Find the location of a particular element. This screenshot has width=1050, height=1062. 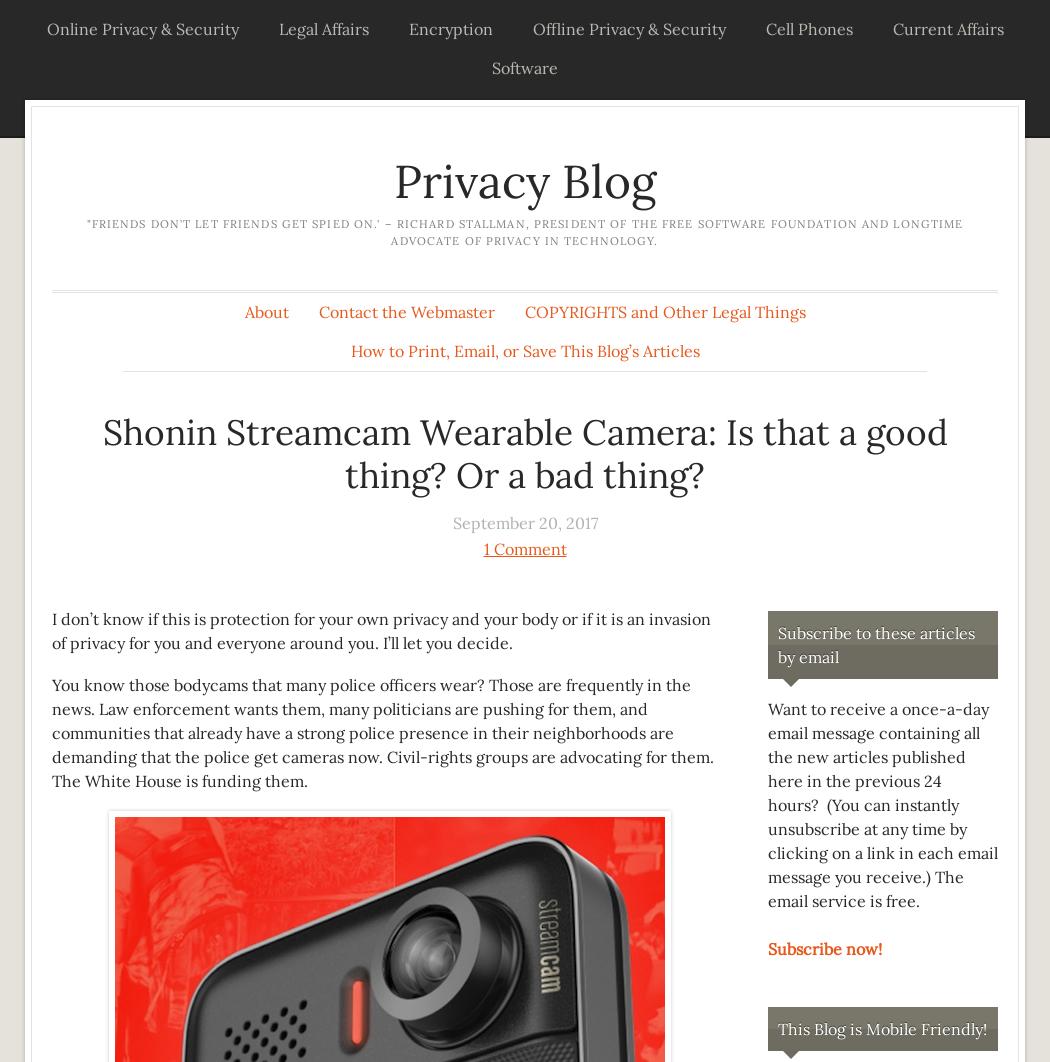

'Current Affairs' is located at coordinates (890, 28).